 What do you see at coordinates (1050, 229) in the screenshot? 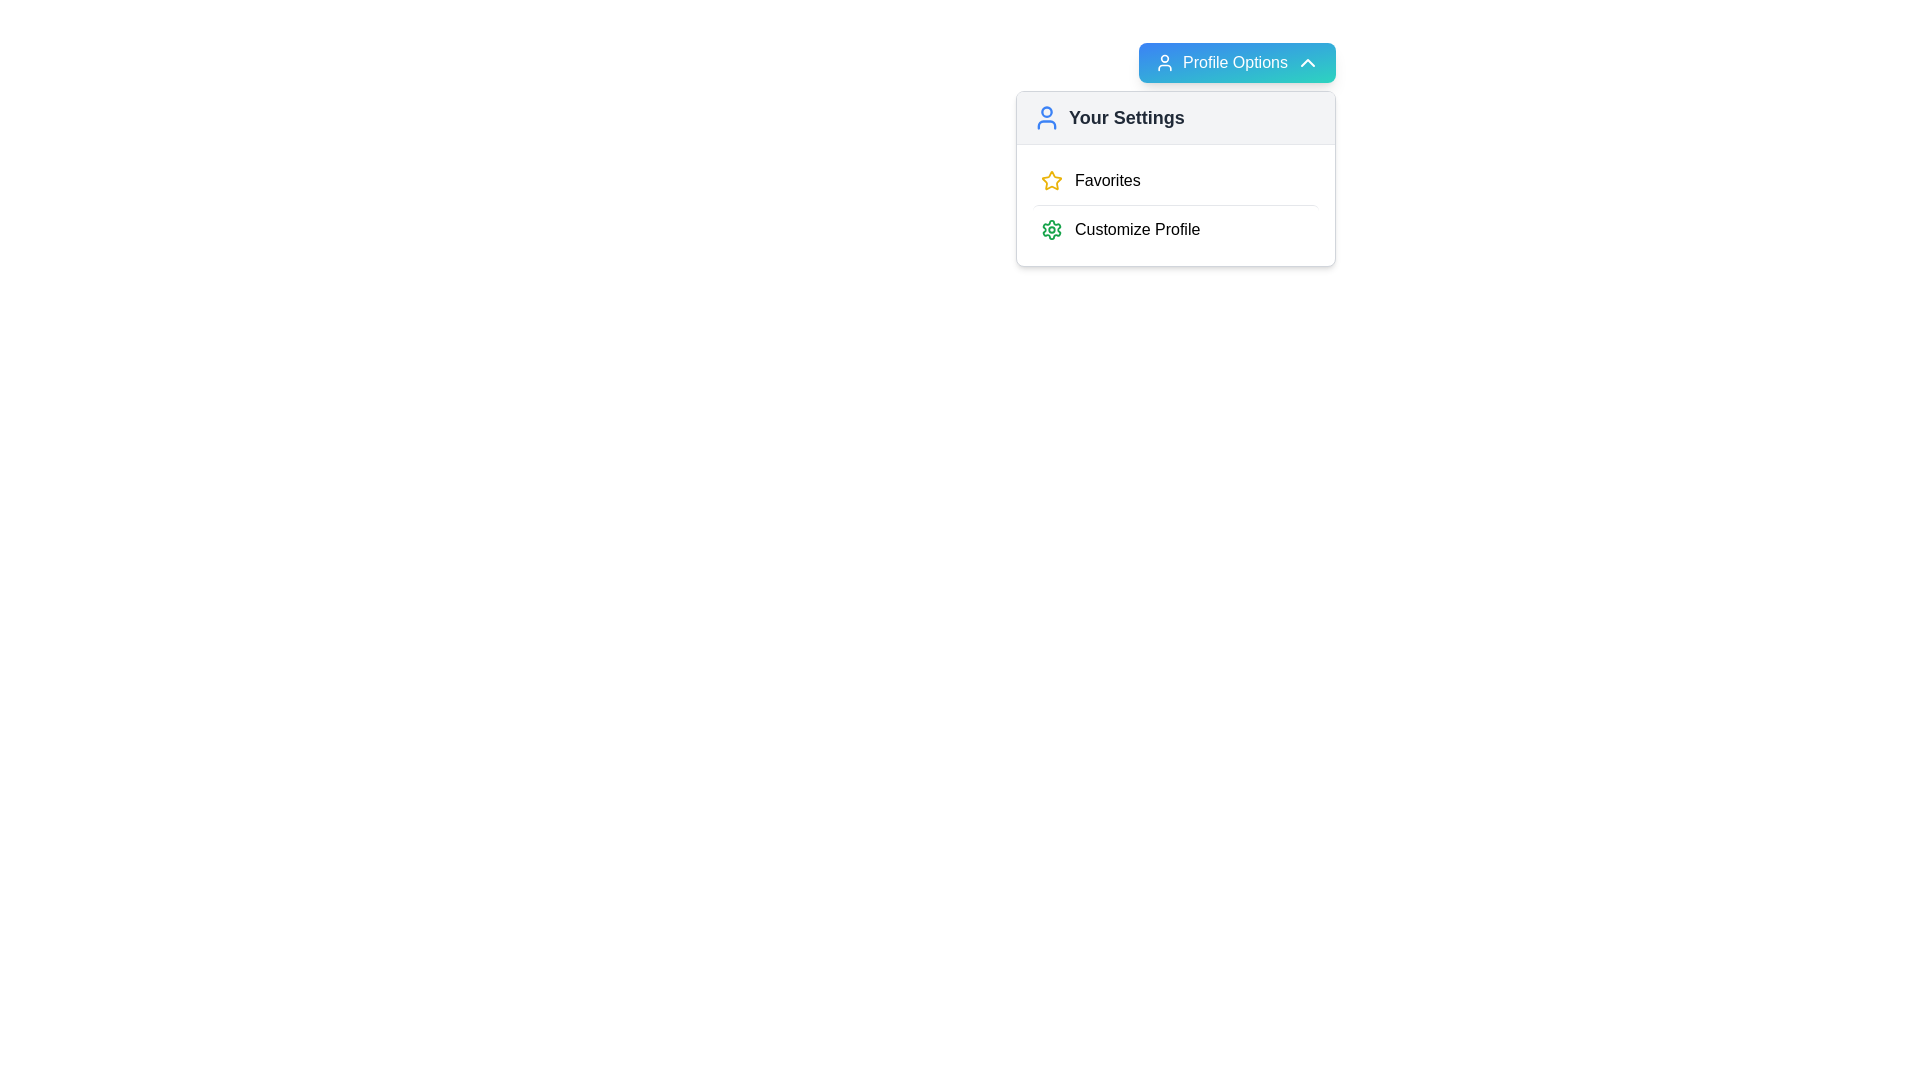
I see `the 'Customize Profile' text located to the right of the green gear icon within the dropdown menu under 'Profile Options'` at bounding box center [1050, 229].